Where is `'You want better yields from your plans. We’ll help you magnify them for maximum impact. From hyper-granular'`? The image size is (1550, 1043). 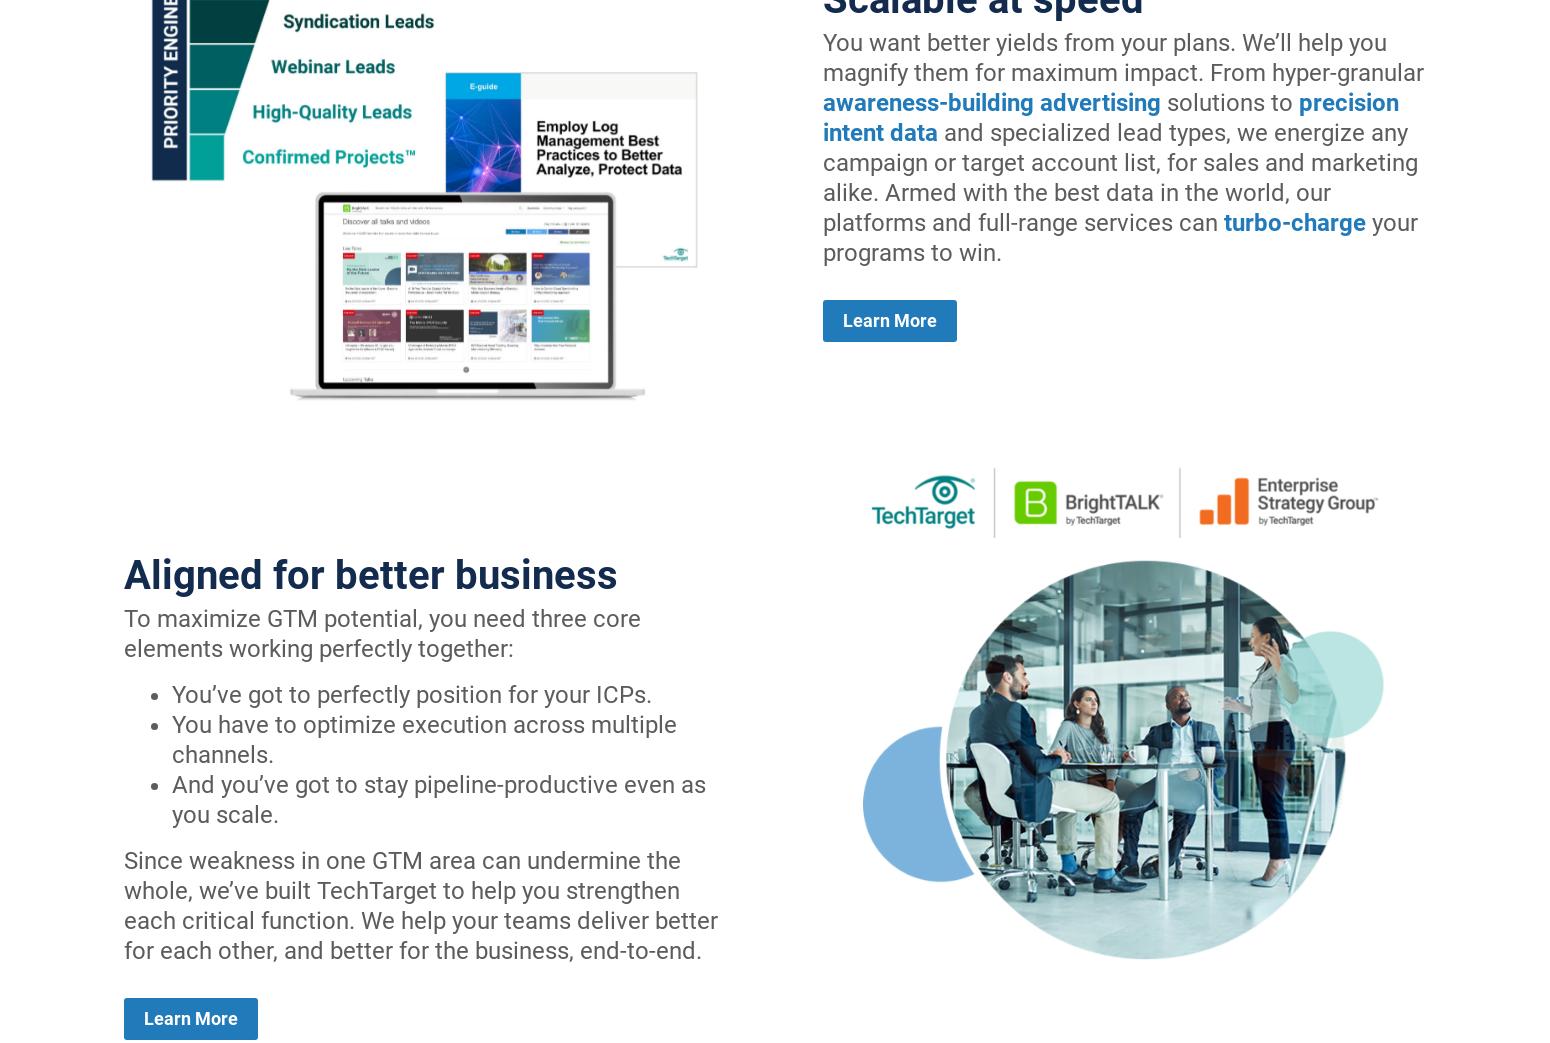
'You want better yields from your plans. We’ll help you magnify them for maximum impact. From hyper-granular' is located at coordinates (1122, 56).